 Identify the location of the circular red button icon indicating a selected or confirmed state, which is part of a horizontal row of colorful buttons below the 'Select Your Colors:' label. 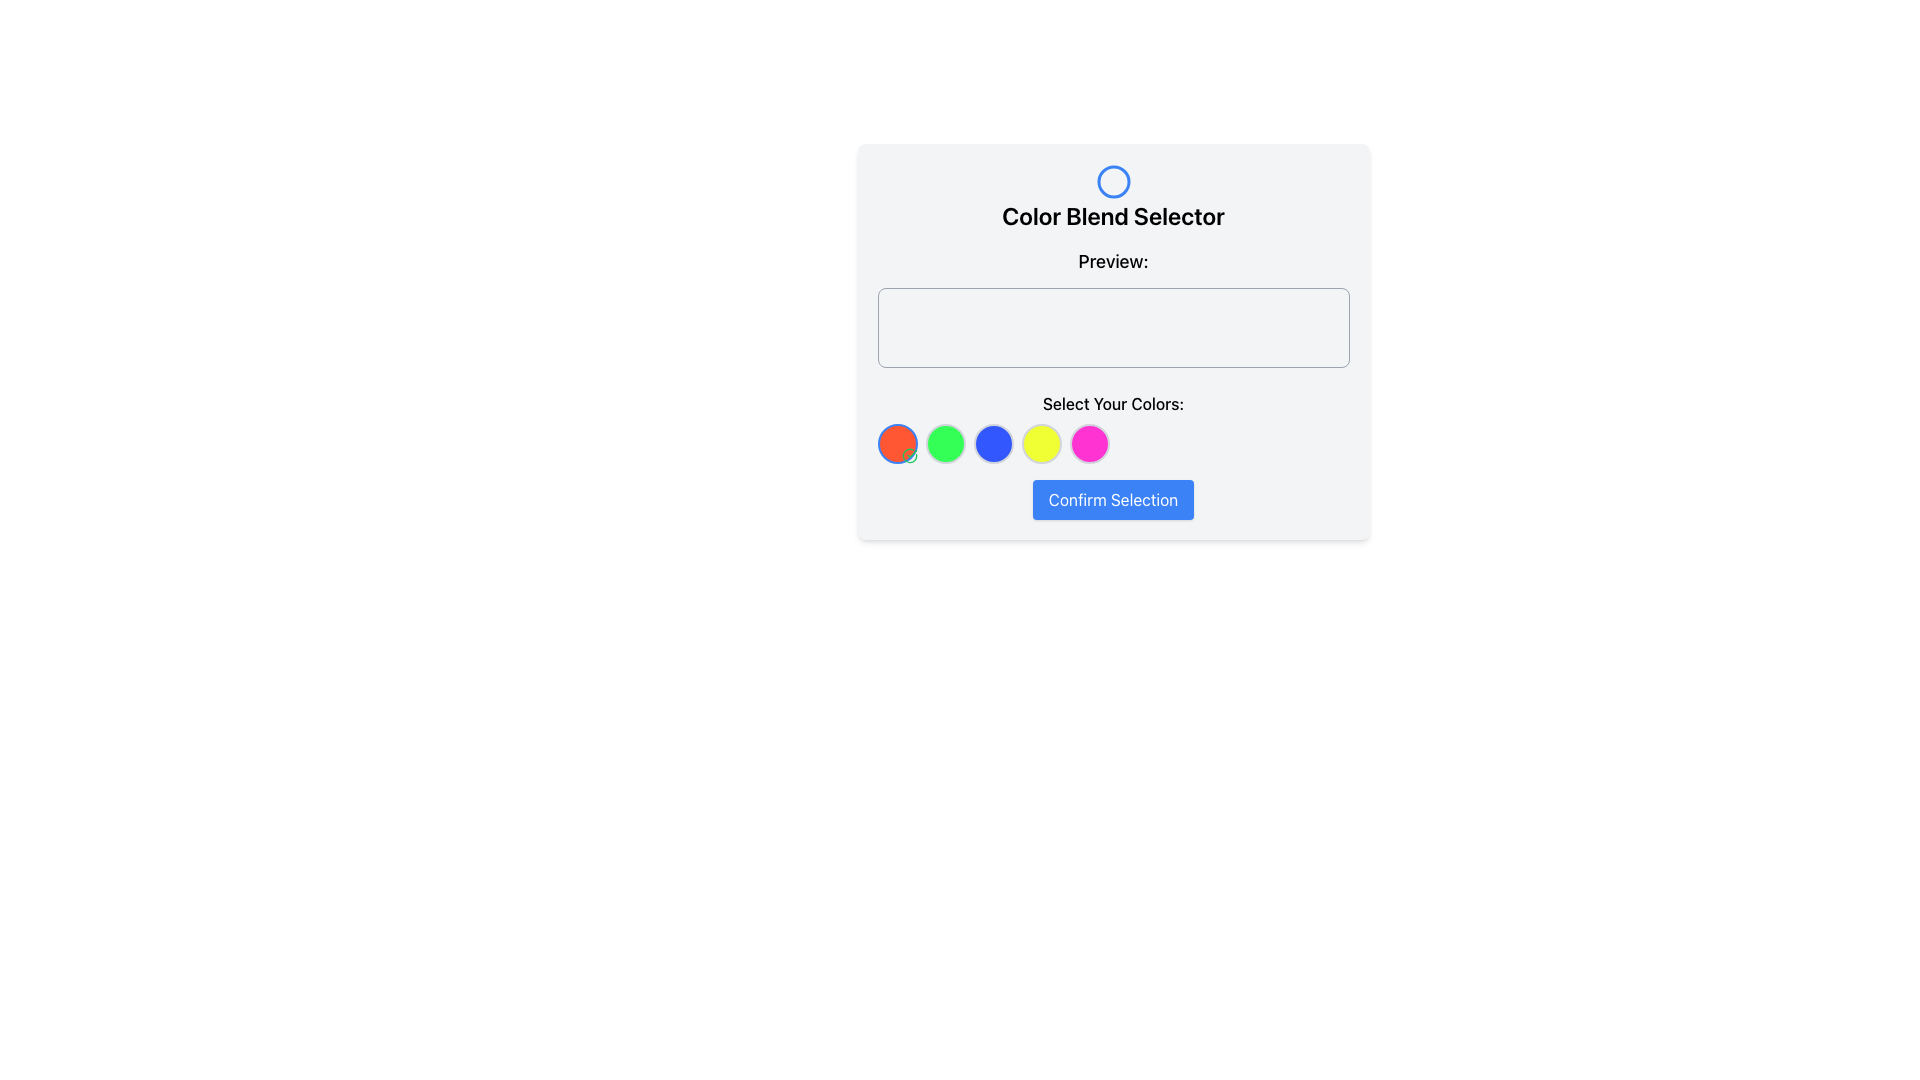
(908, 455).